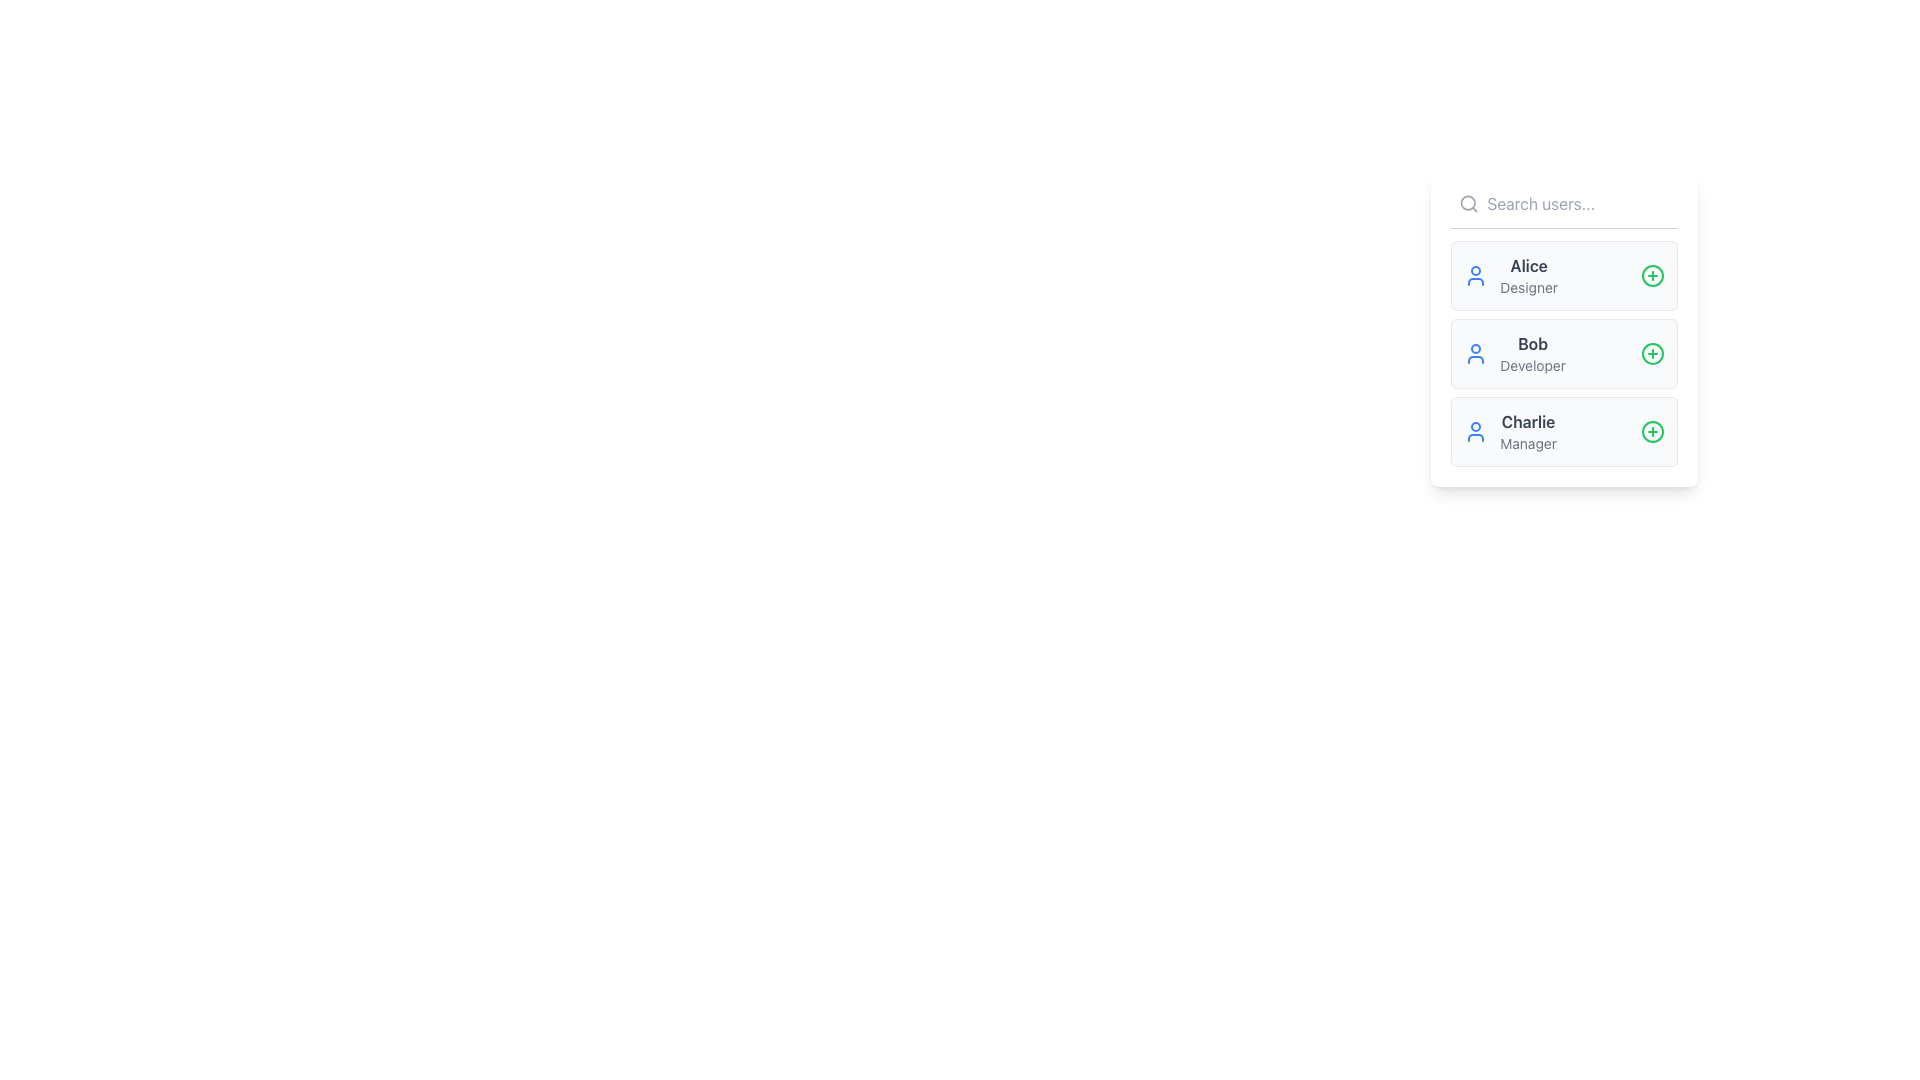  Describe the element at coordinates (1476, 276) in the screenshot. I see `the user icon with a blue outline next to 'Alice' the Designer in the user list` at that location.